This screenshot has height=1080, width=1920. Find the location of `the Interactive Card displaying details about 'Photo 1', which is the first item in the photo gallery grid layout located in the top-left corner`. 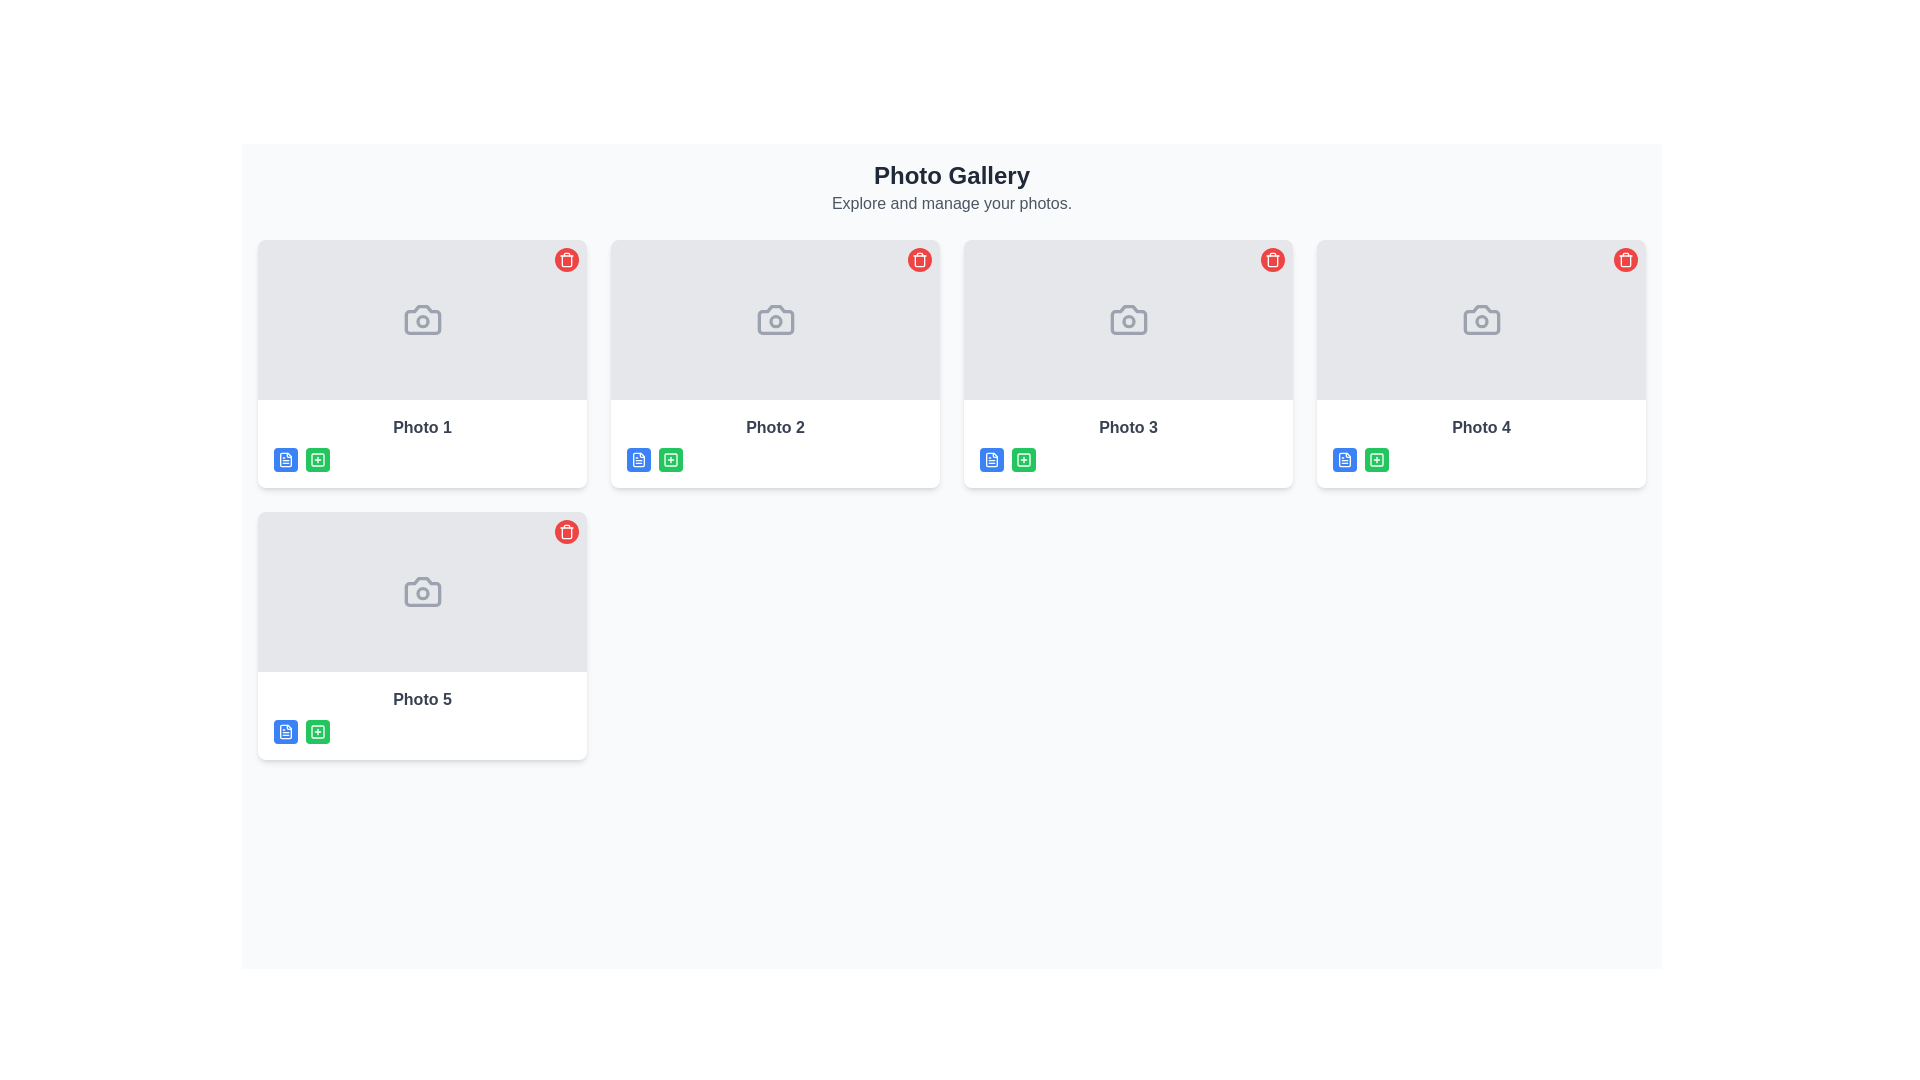

the Interactive Card displaying details about 'Photo 1', which is the first item in the photo gallery grid layout located in the top-left corner is located at coordinates (421, 363).